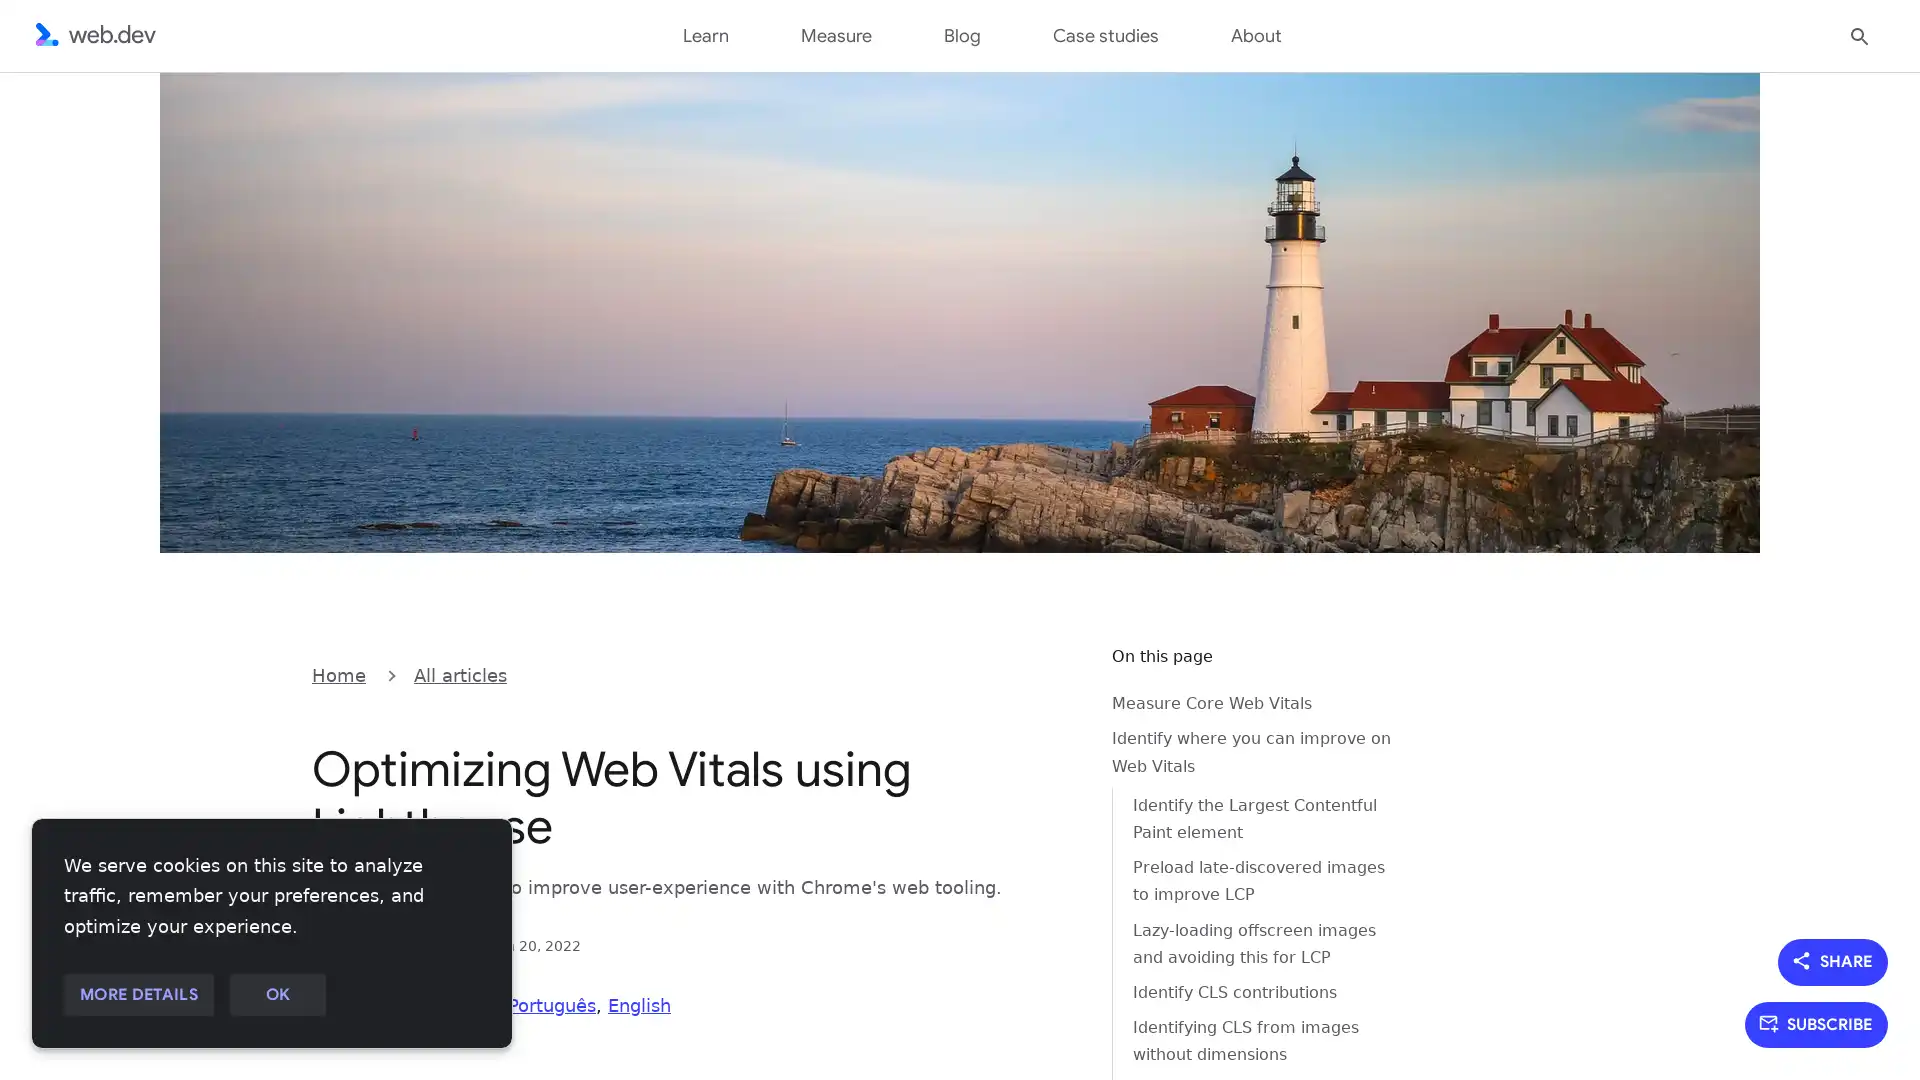  I want to click on SHARE, so click(1833, 960).